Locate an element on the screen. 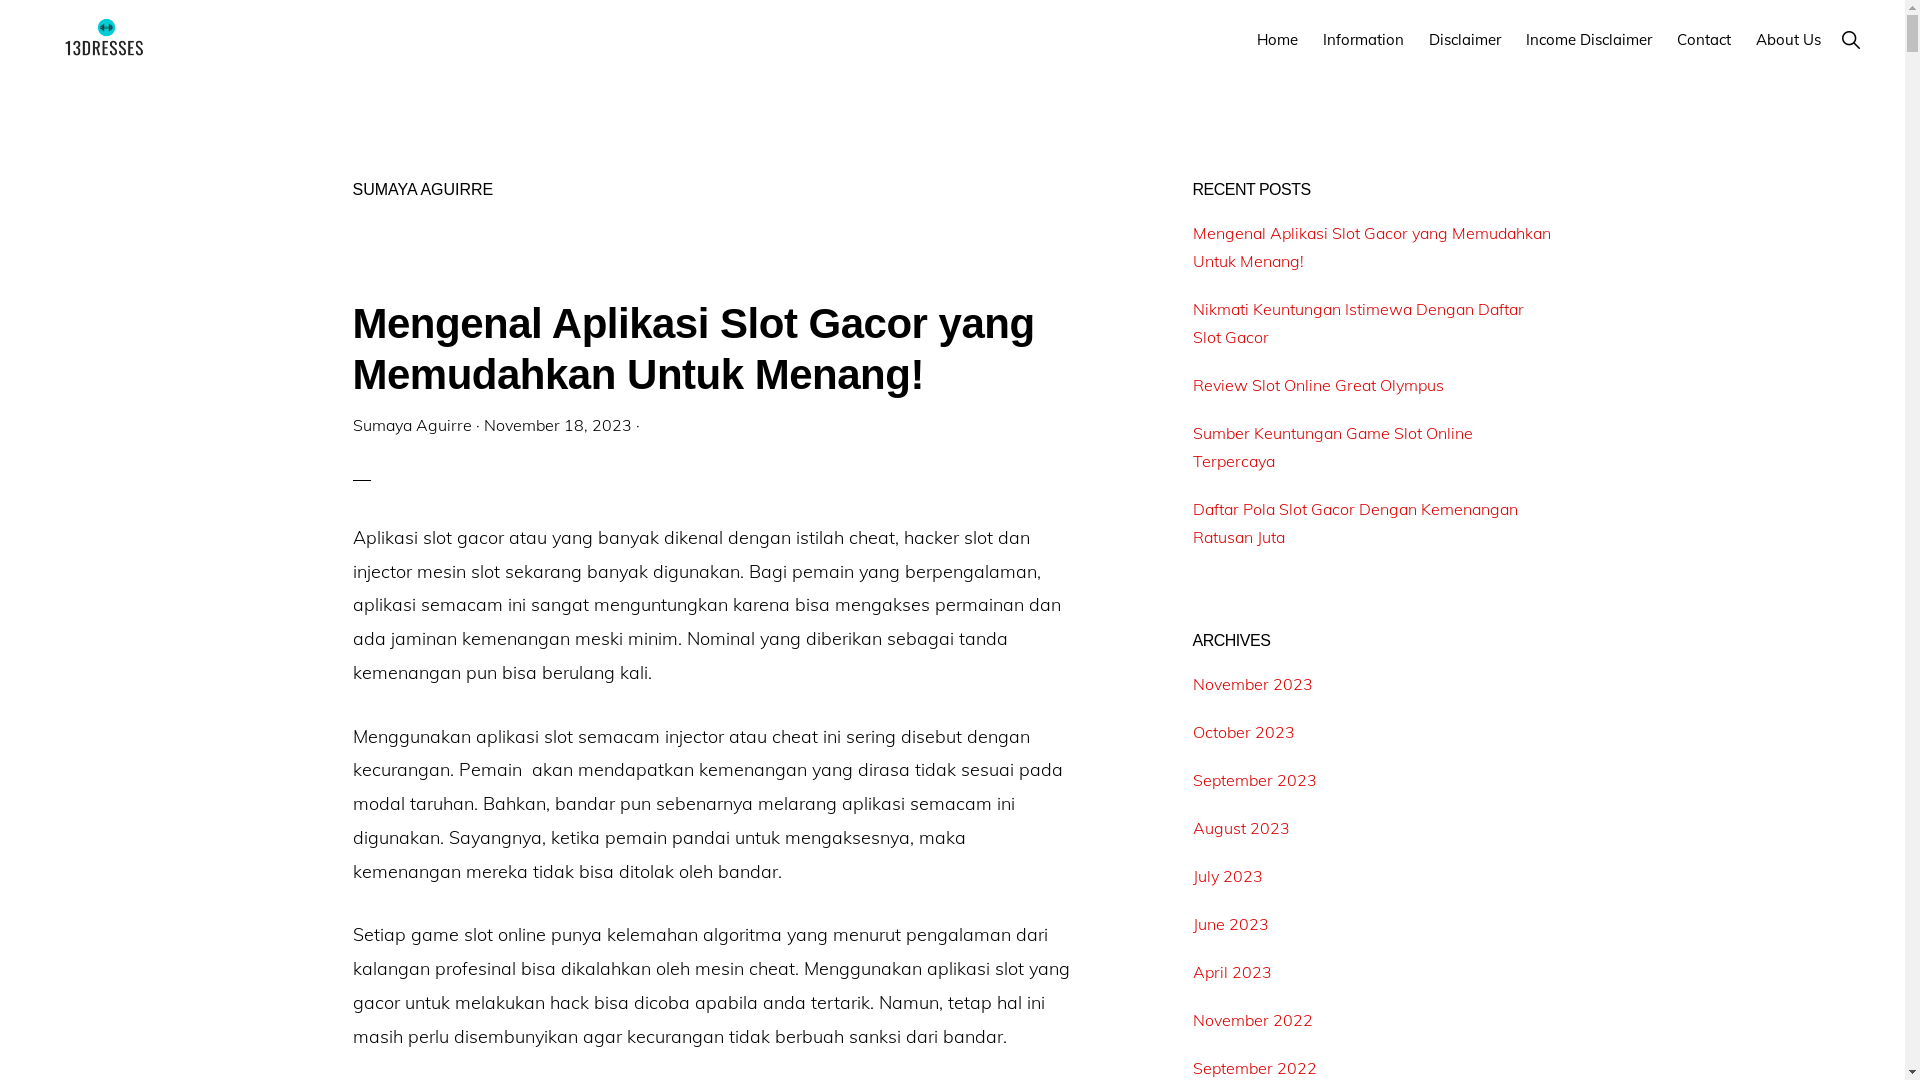 The image size is (1920, 1080). 'Contact' is located at coordinates (1703, 39).